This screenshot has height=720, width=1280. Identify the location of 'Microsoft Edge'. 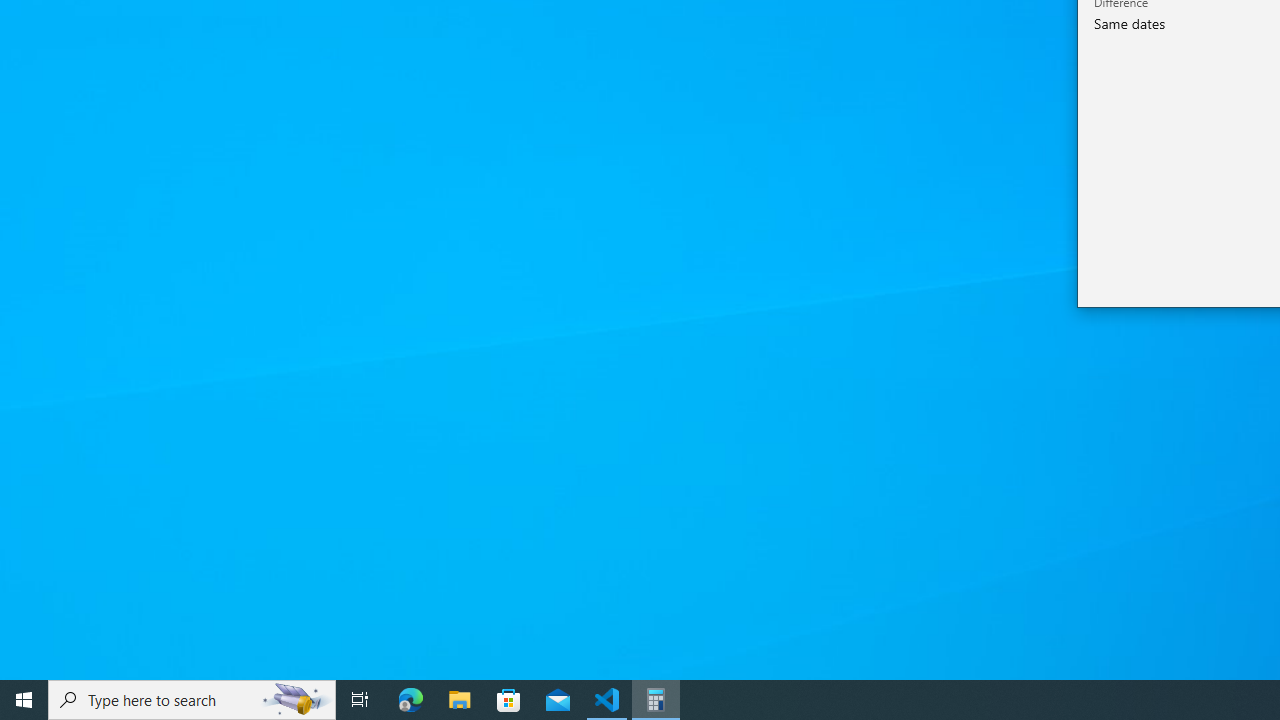
(410, 698).